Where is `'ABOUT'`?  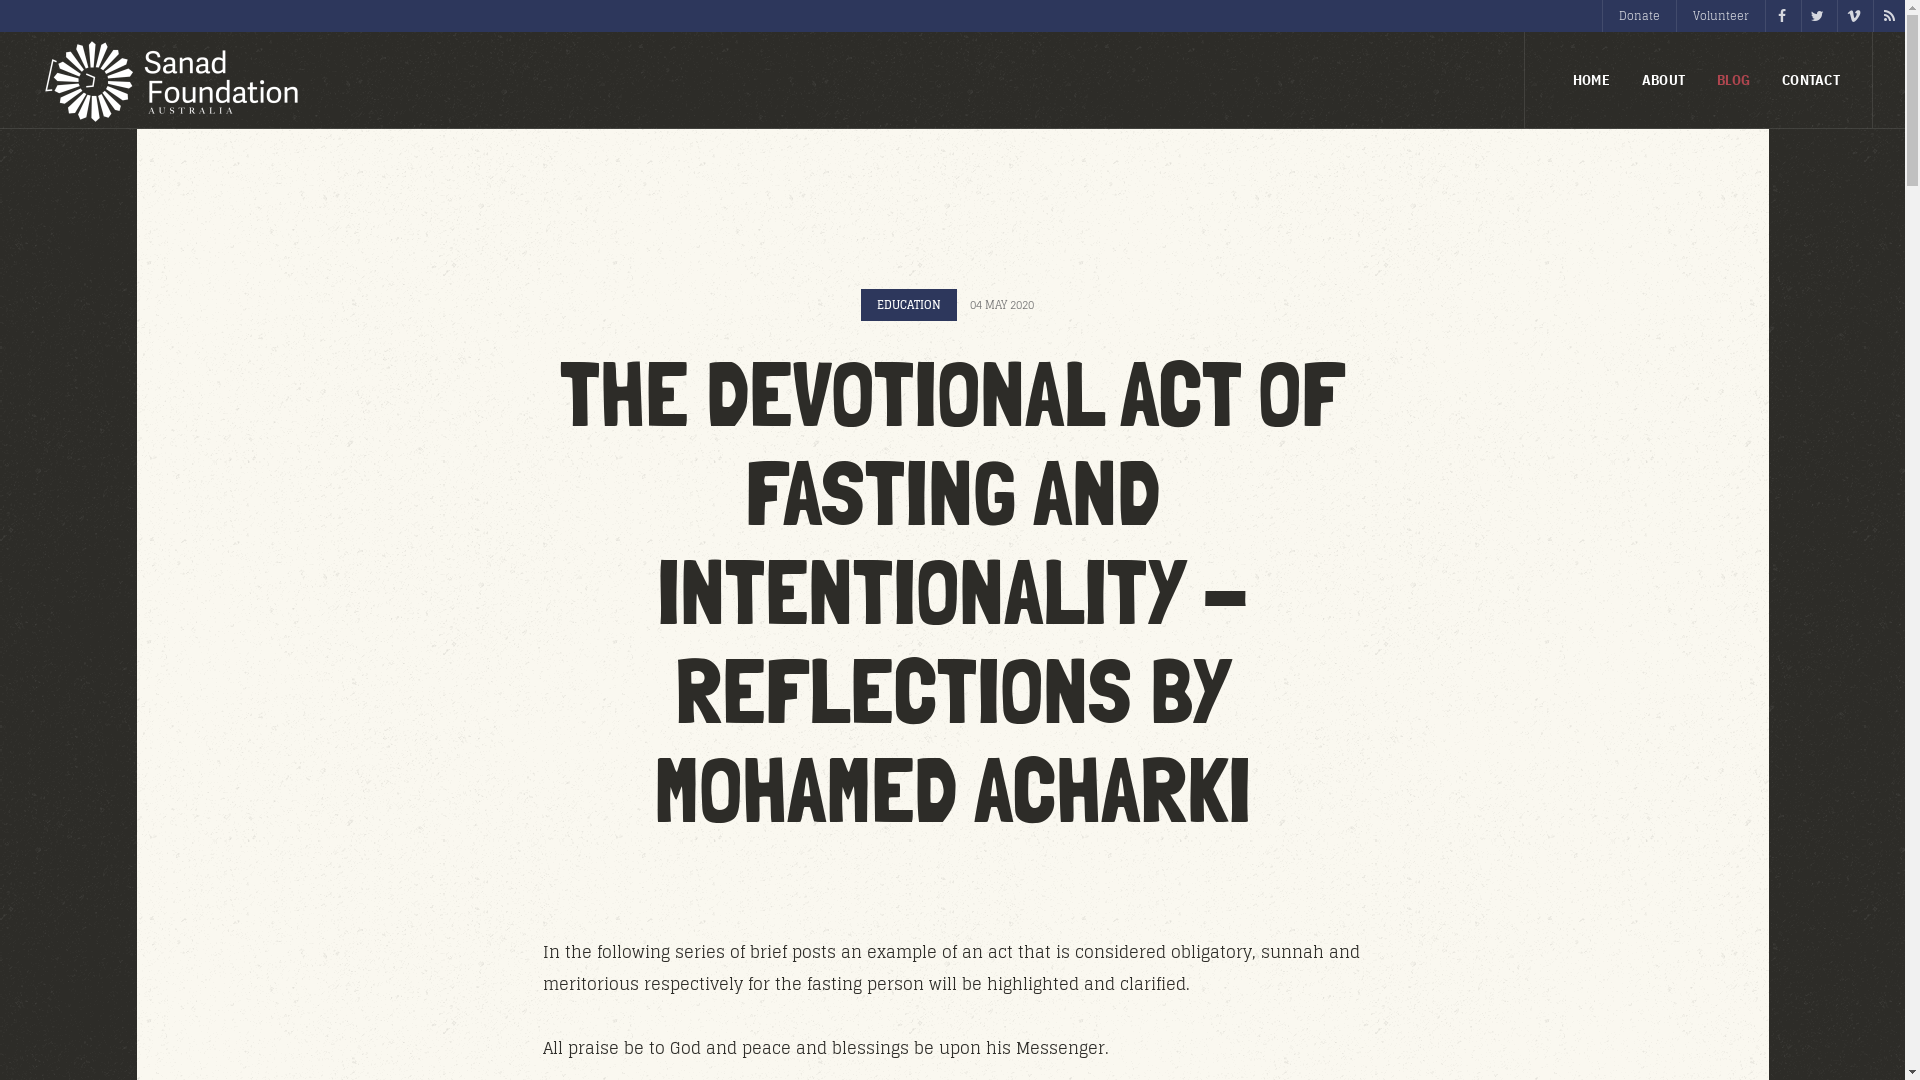
'ABOUT' is located at coordinates (1663, 79).